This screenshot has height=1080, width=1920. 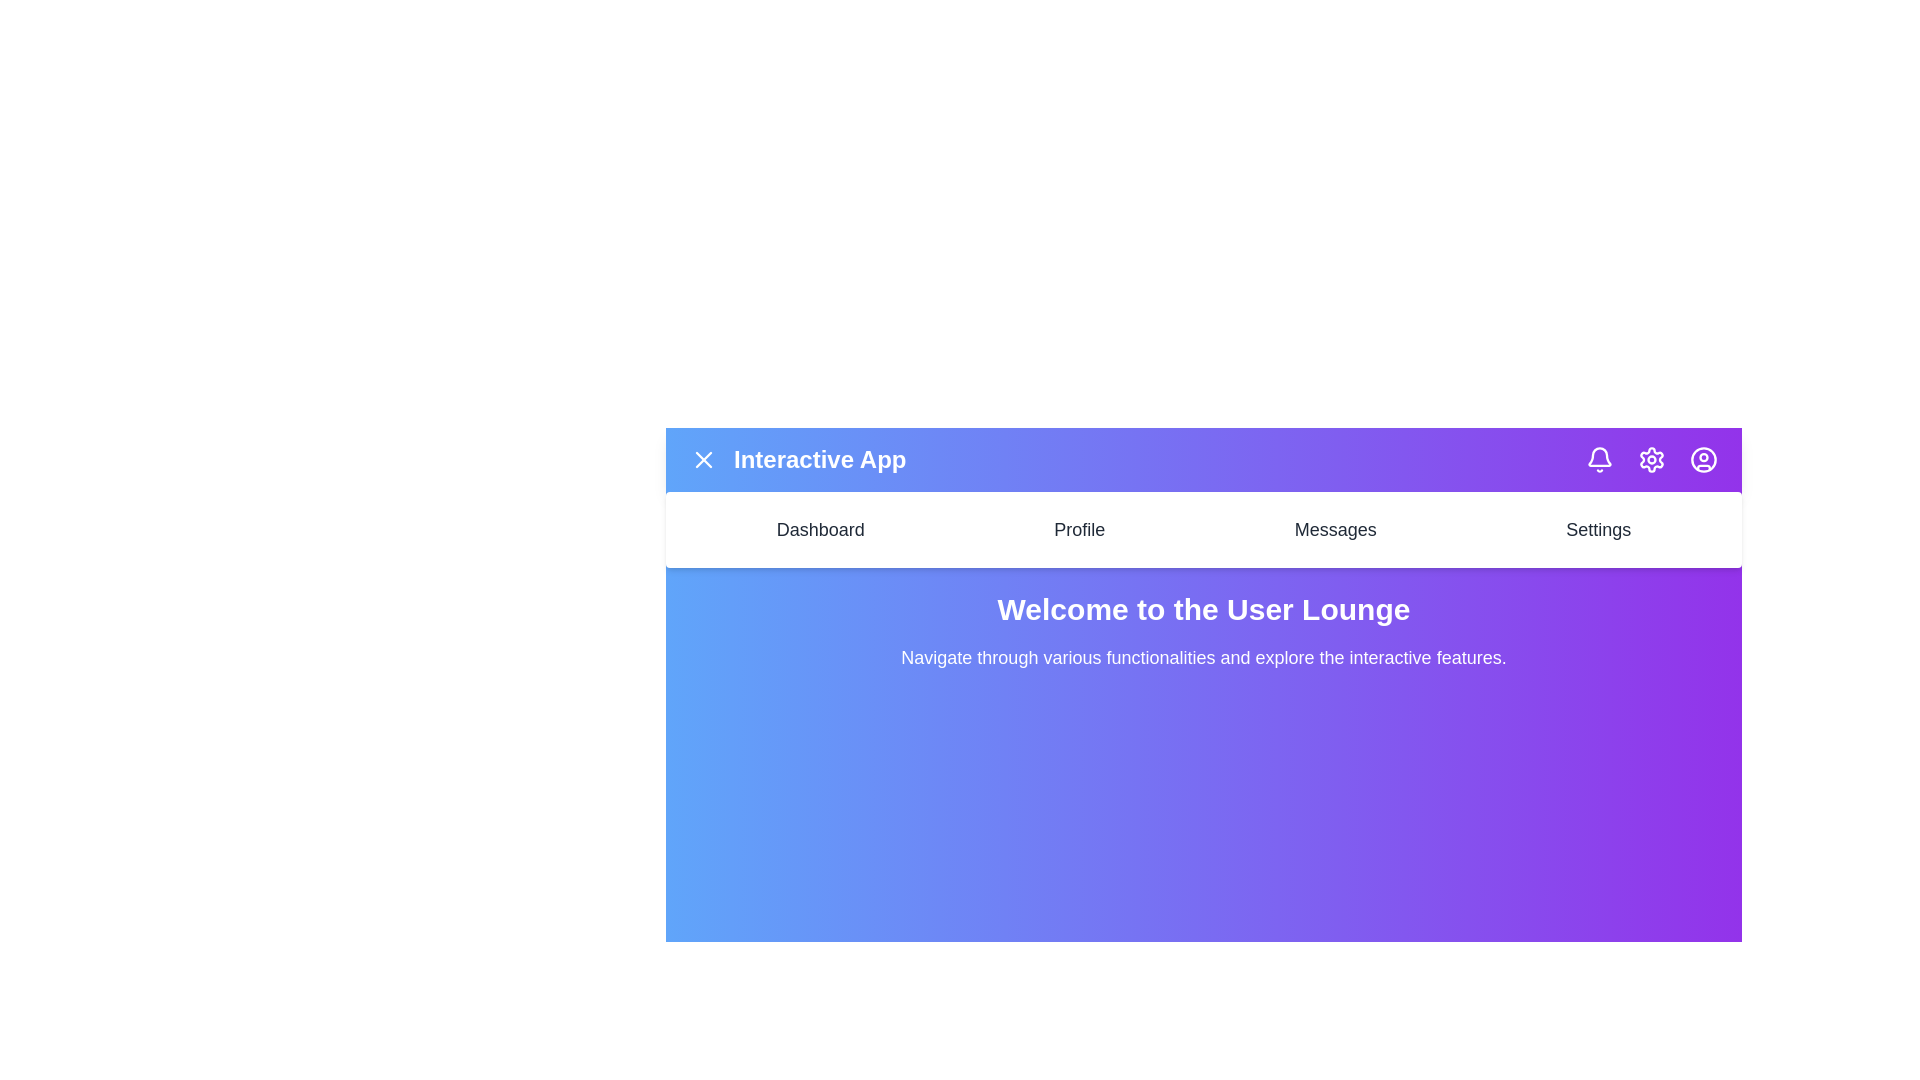 I want to click on the settings icon in the app bar, so click(x=1651, y=459).